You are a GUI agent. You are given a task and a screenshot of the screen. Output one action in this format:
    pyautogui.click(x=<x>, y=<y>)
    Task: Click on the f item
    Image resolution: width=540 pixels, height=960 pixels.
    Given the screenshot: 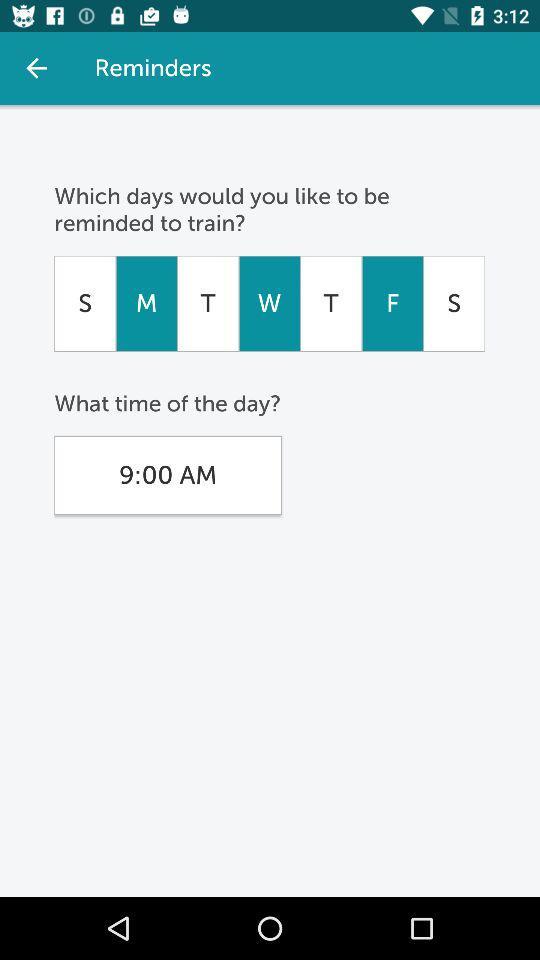 What is the action you would take?
    pyautogui.click(x=392, y=303)
    